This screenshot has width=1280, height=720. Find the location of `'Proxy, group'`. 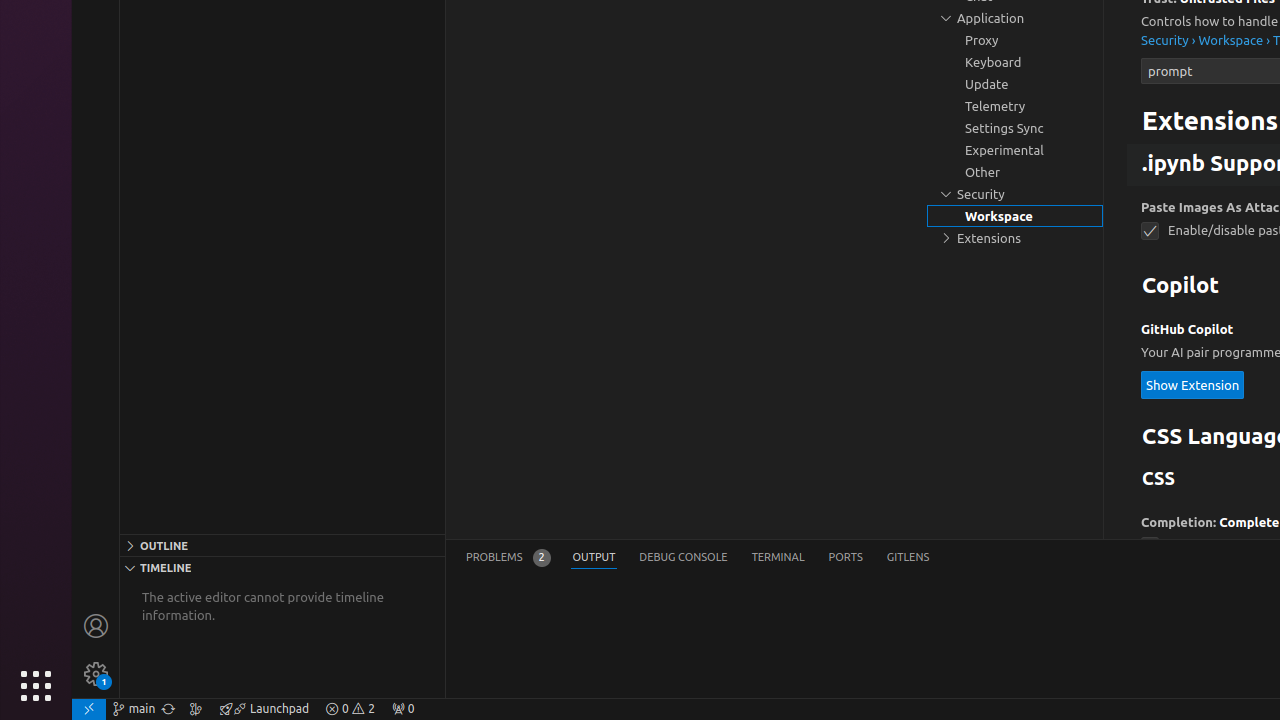

'Proxy, group' is located at coordinates (1015, 40).